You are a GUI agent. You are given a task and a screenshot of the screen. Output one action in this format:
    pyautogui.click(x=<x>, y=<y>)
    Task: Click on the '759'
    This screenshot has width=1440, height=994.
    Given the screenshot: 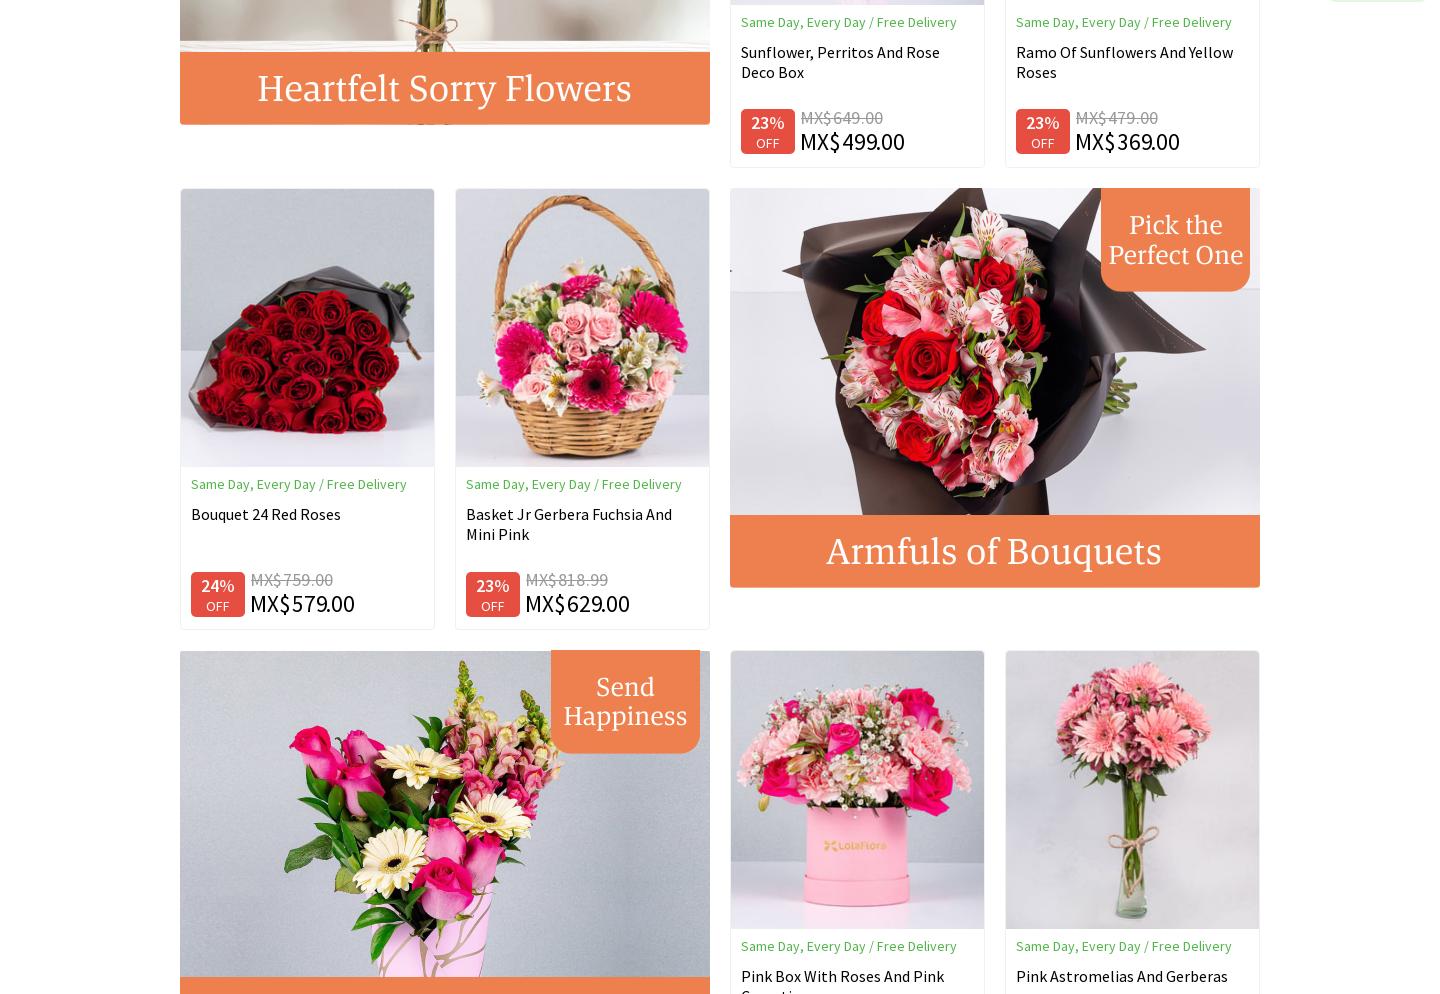 What is the action you would take?
    pyautogui.click(x=295, y=579)
    